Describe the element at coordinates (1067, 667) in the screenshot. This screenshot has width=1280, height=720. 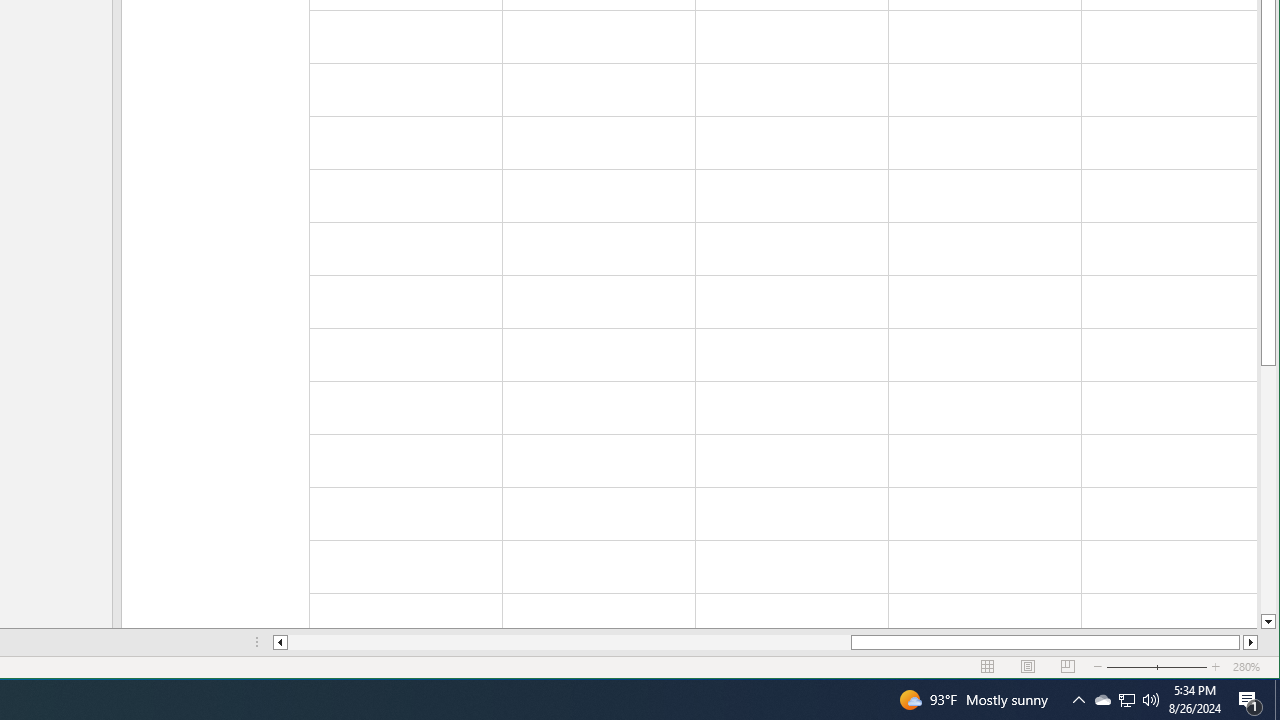
I see `'Page Break Preview'` at that location.